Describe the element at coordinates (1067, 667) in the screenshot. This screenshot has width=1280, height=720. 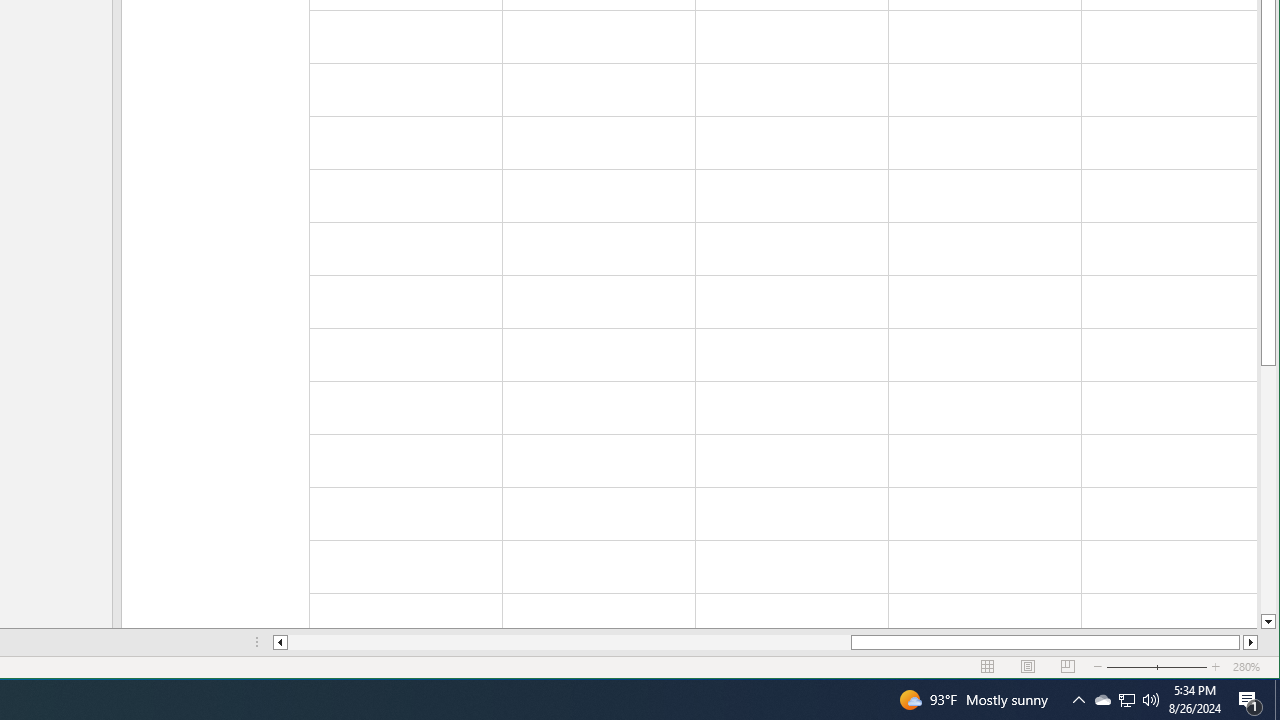
I see `'Page Break Preview'` at that location.